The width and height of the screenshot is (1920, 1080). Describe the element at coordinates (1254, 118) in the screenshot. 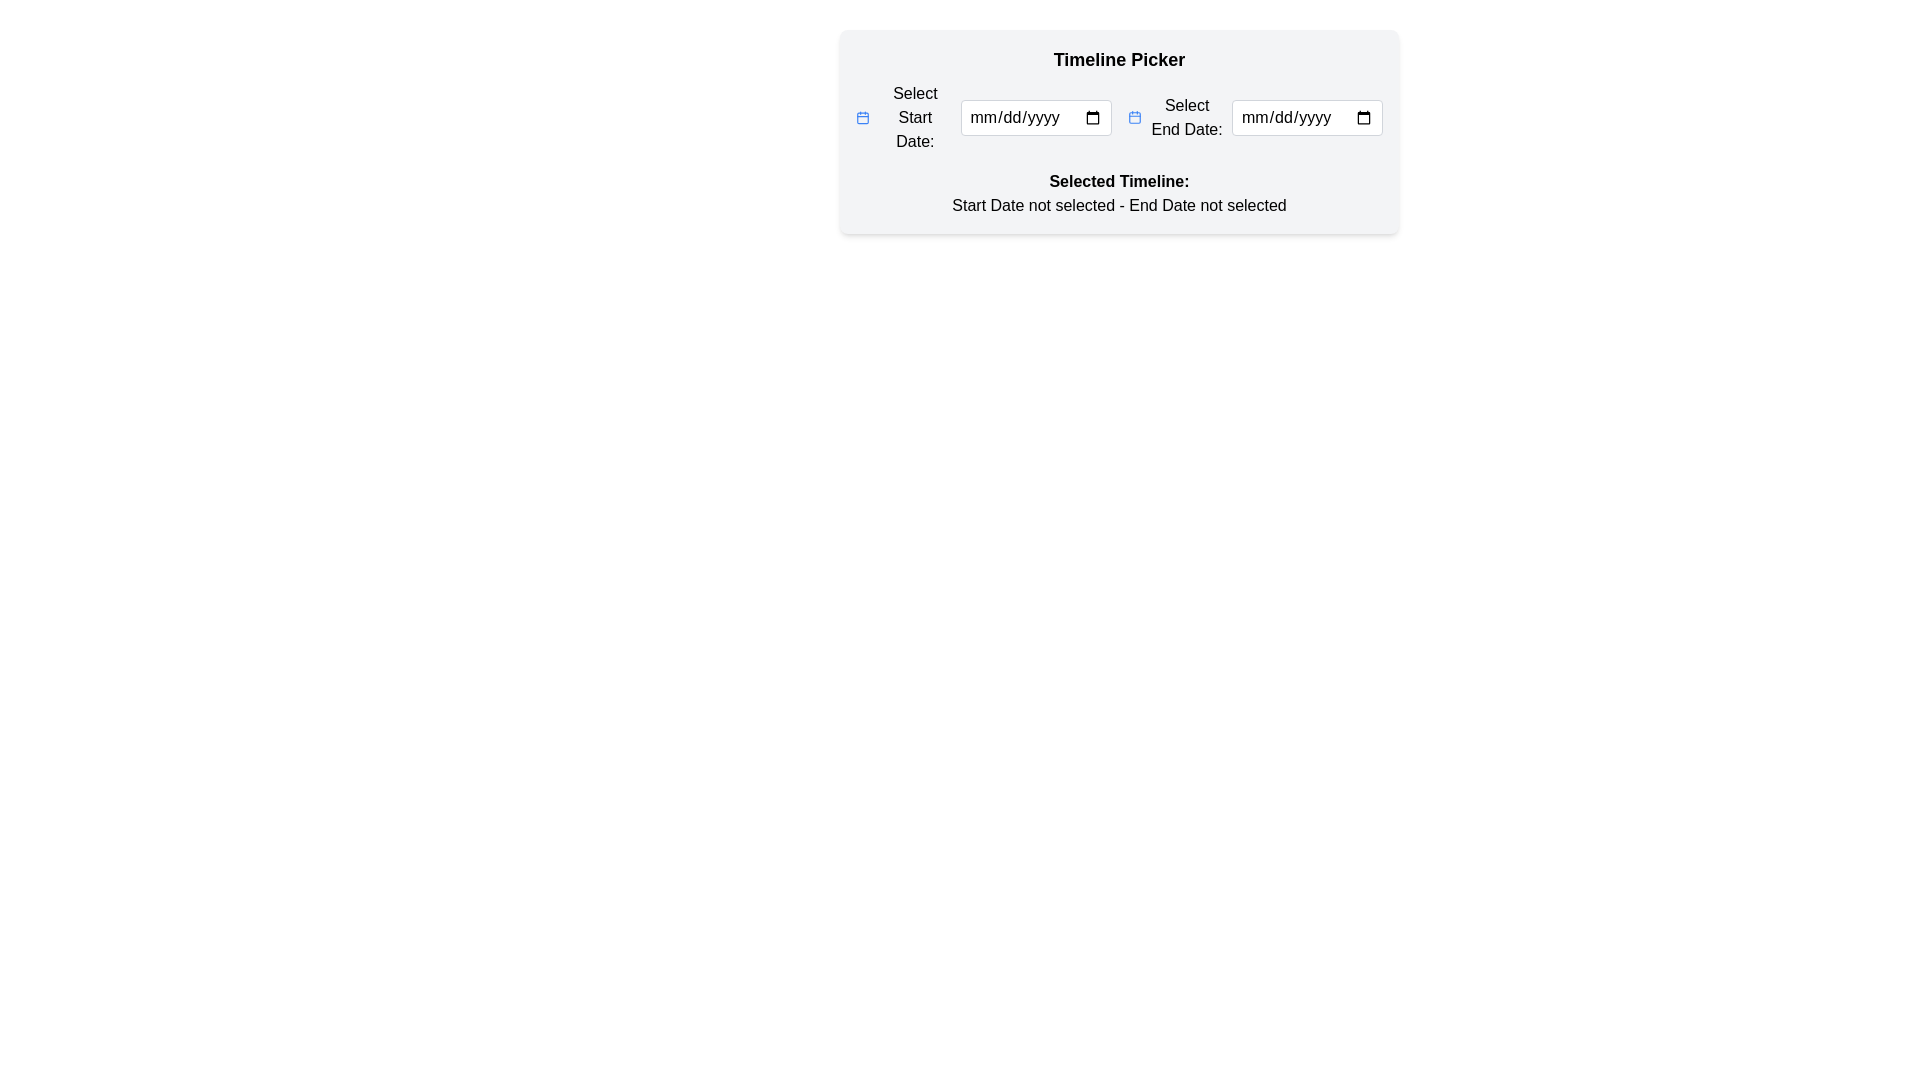

I see `the date selector element, which includes a label, an input field, and an icon` at that location.